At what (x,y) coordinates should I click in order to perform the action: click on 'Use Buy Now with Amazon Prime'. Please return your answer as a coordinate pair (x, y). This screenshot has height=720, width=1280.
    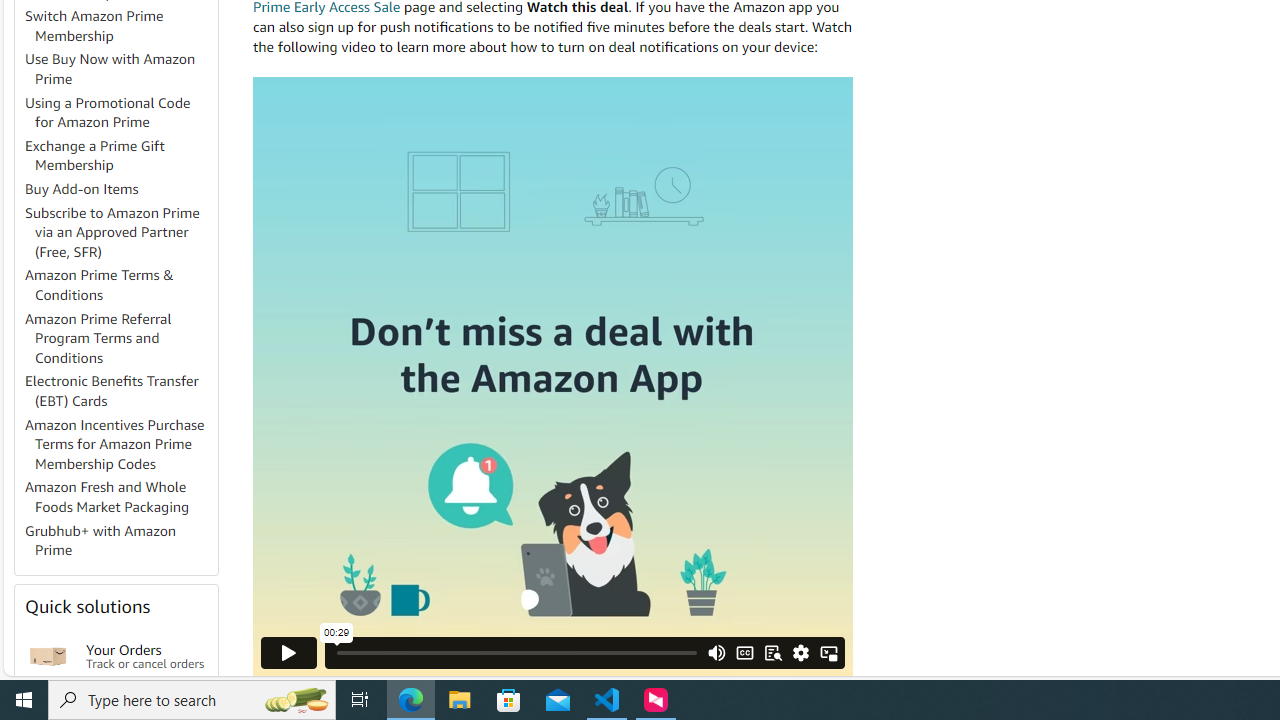
    Looking at the image, I should click on (109, 68).